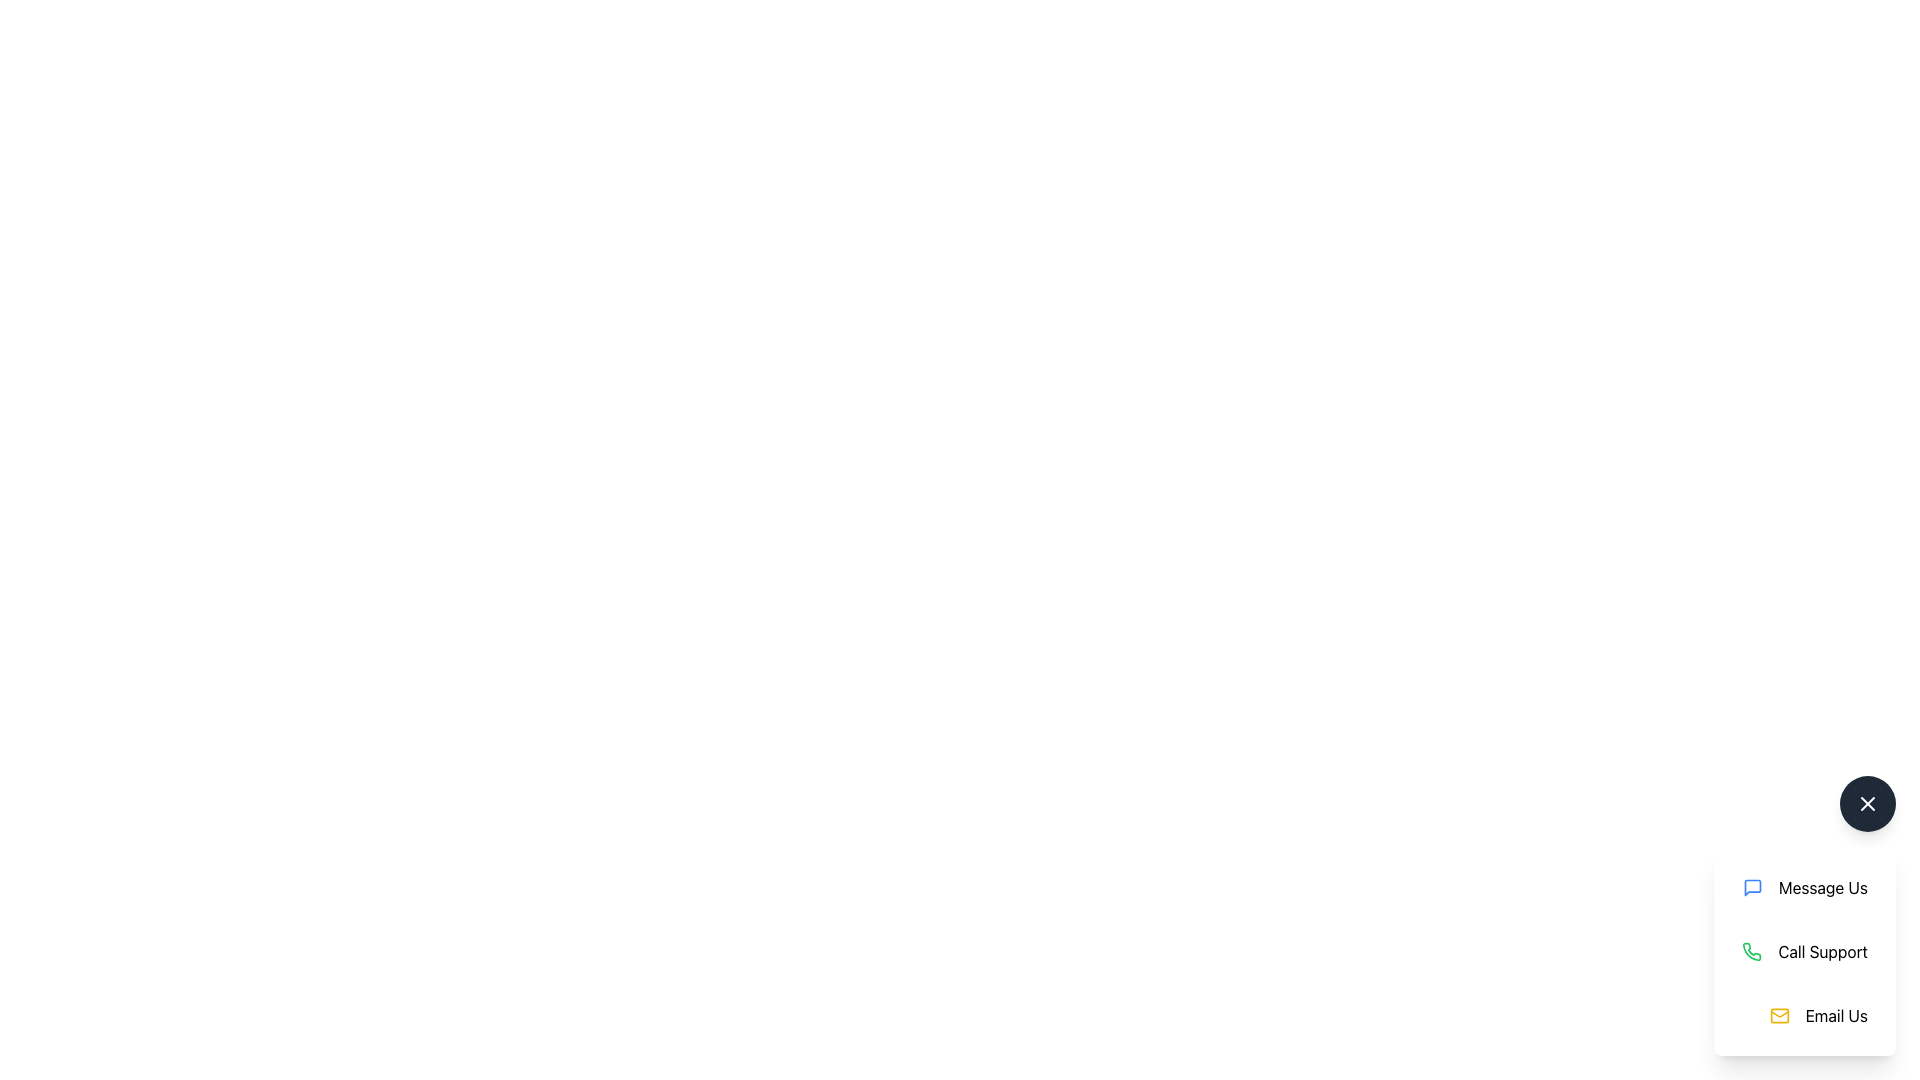 Image resolution: width=1920 pixels, height=1080 pixels. Describe the element at coordinates (1751, 951) in the screenshot. I see `the 'Call Support' icon located in the dropdown menu at the bottom right-hand corner of the interface, which is positioned to the left of the text label 'Call Support'` at that location.